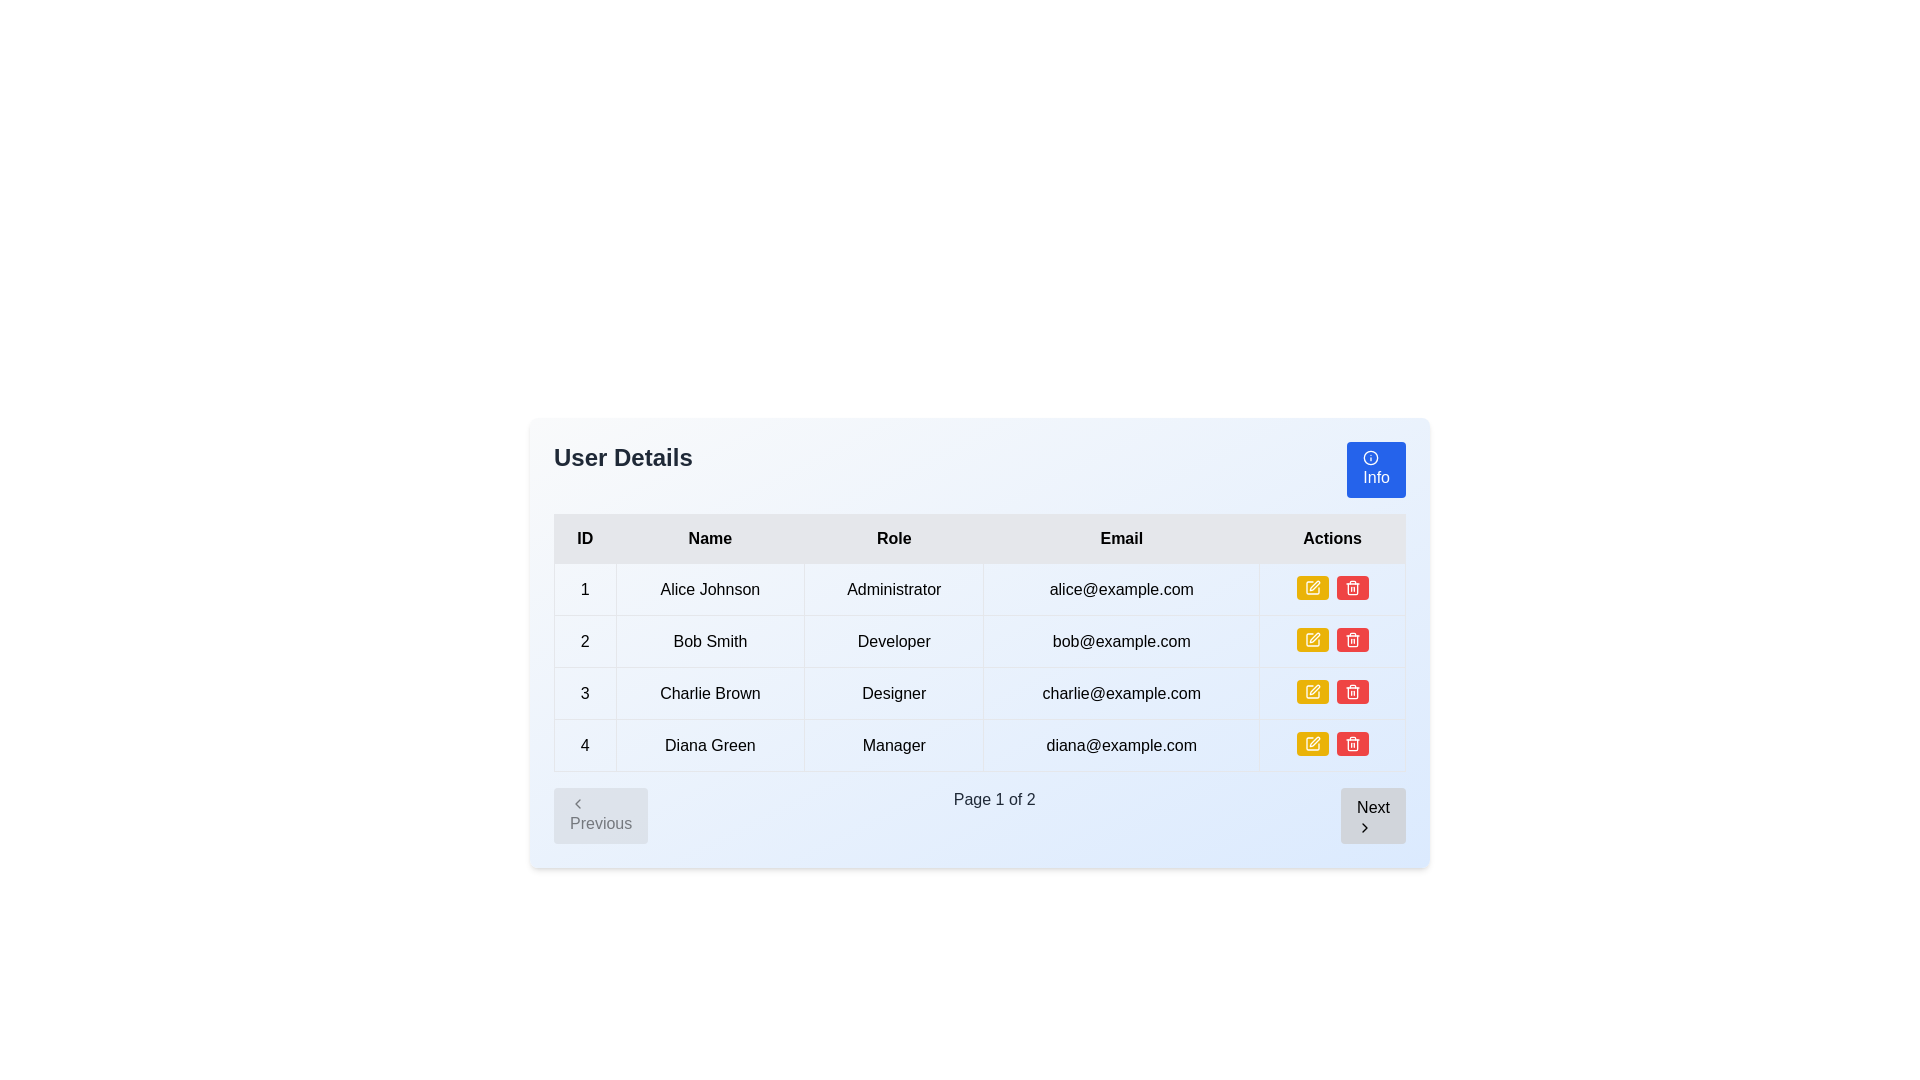 Image resolution: width=1920 pixels, height=1080 pixels. I want to click on the 'Previous' button icon located at the lower-left corner beneath the user details table, so click(576, 802).